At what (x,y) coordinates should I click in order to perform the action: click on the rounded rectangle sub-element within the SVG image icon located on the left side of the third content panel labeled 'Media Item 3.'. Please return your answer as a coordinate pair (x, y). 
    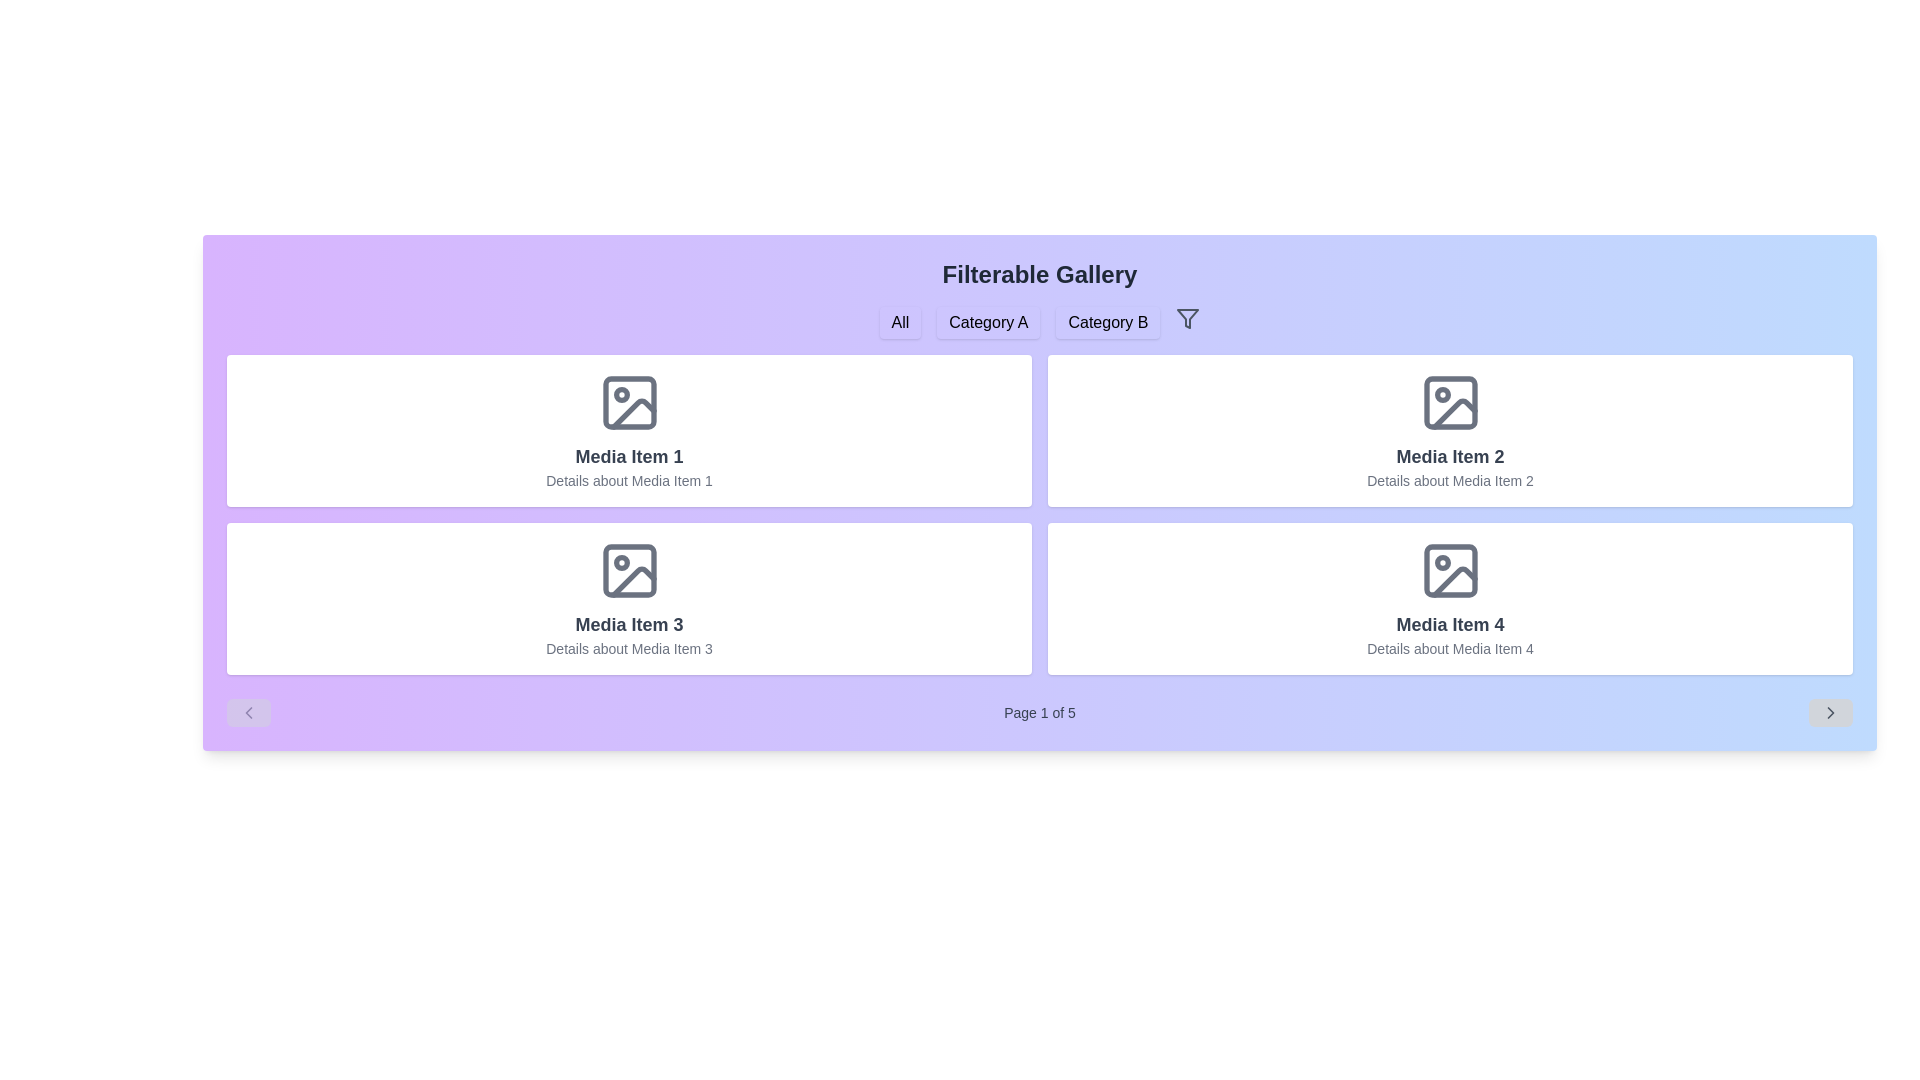
    Looking at the image, I should click on (628, 570).